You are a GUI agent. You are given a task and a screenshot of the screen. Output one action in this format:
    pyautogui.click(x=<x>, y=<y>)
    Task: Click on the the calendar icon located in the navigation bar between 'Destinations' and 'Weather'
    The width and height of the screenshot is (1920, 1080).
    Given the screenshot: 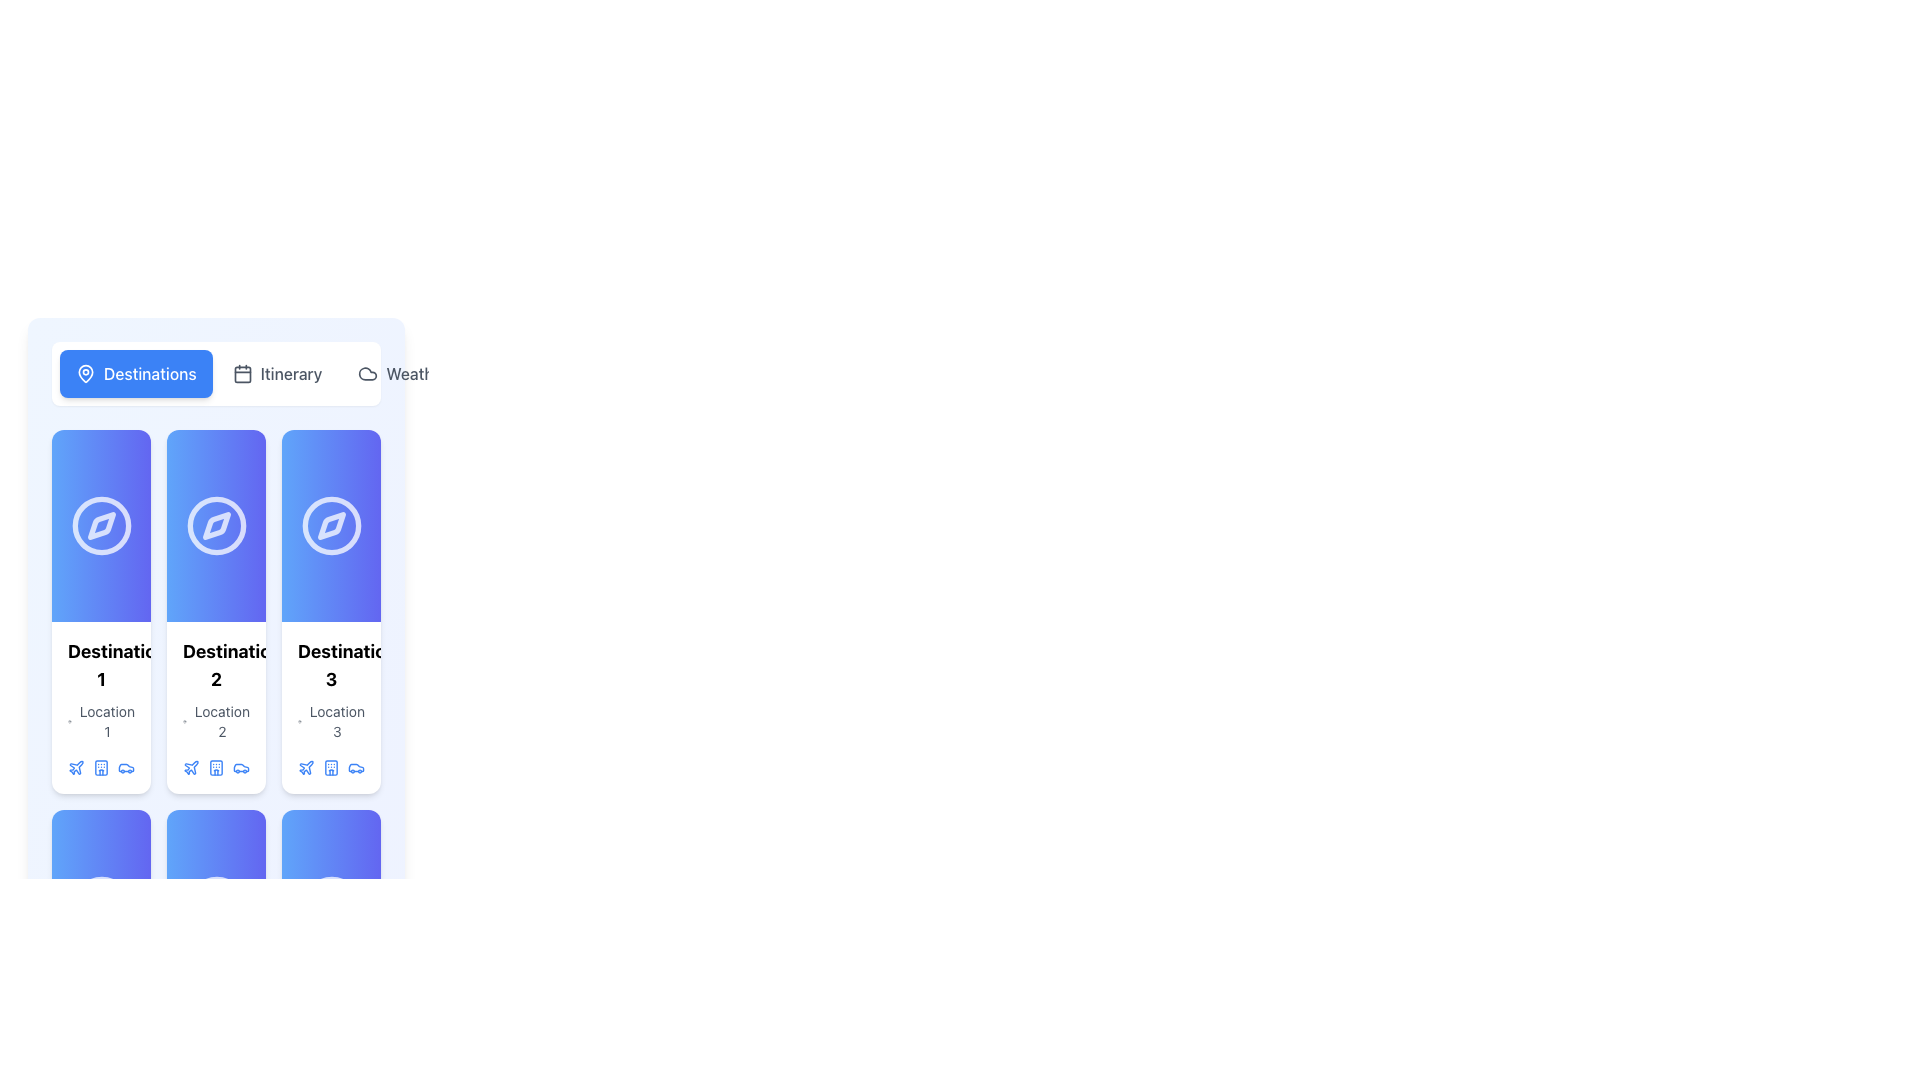 What is the action you would take?
    pyautogui.click(x=241, y=374)
    